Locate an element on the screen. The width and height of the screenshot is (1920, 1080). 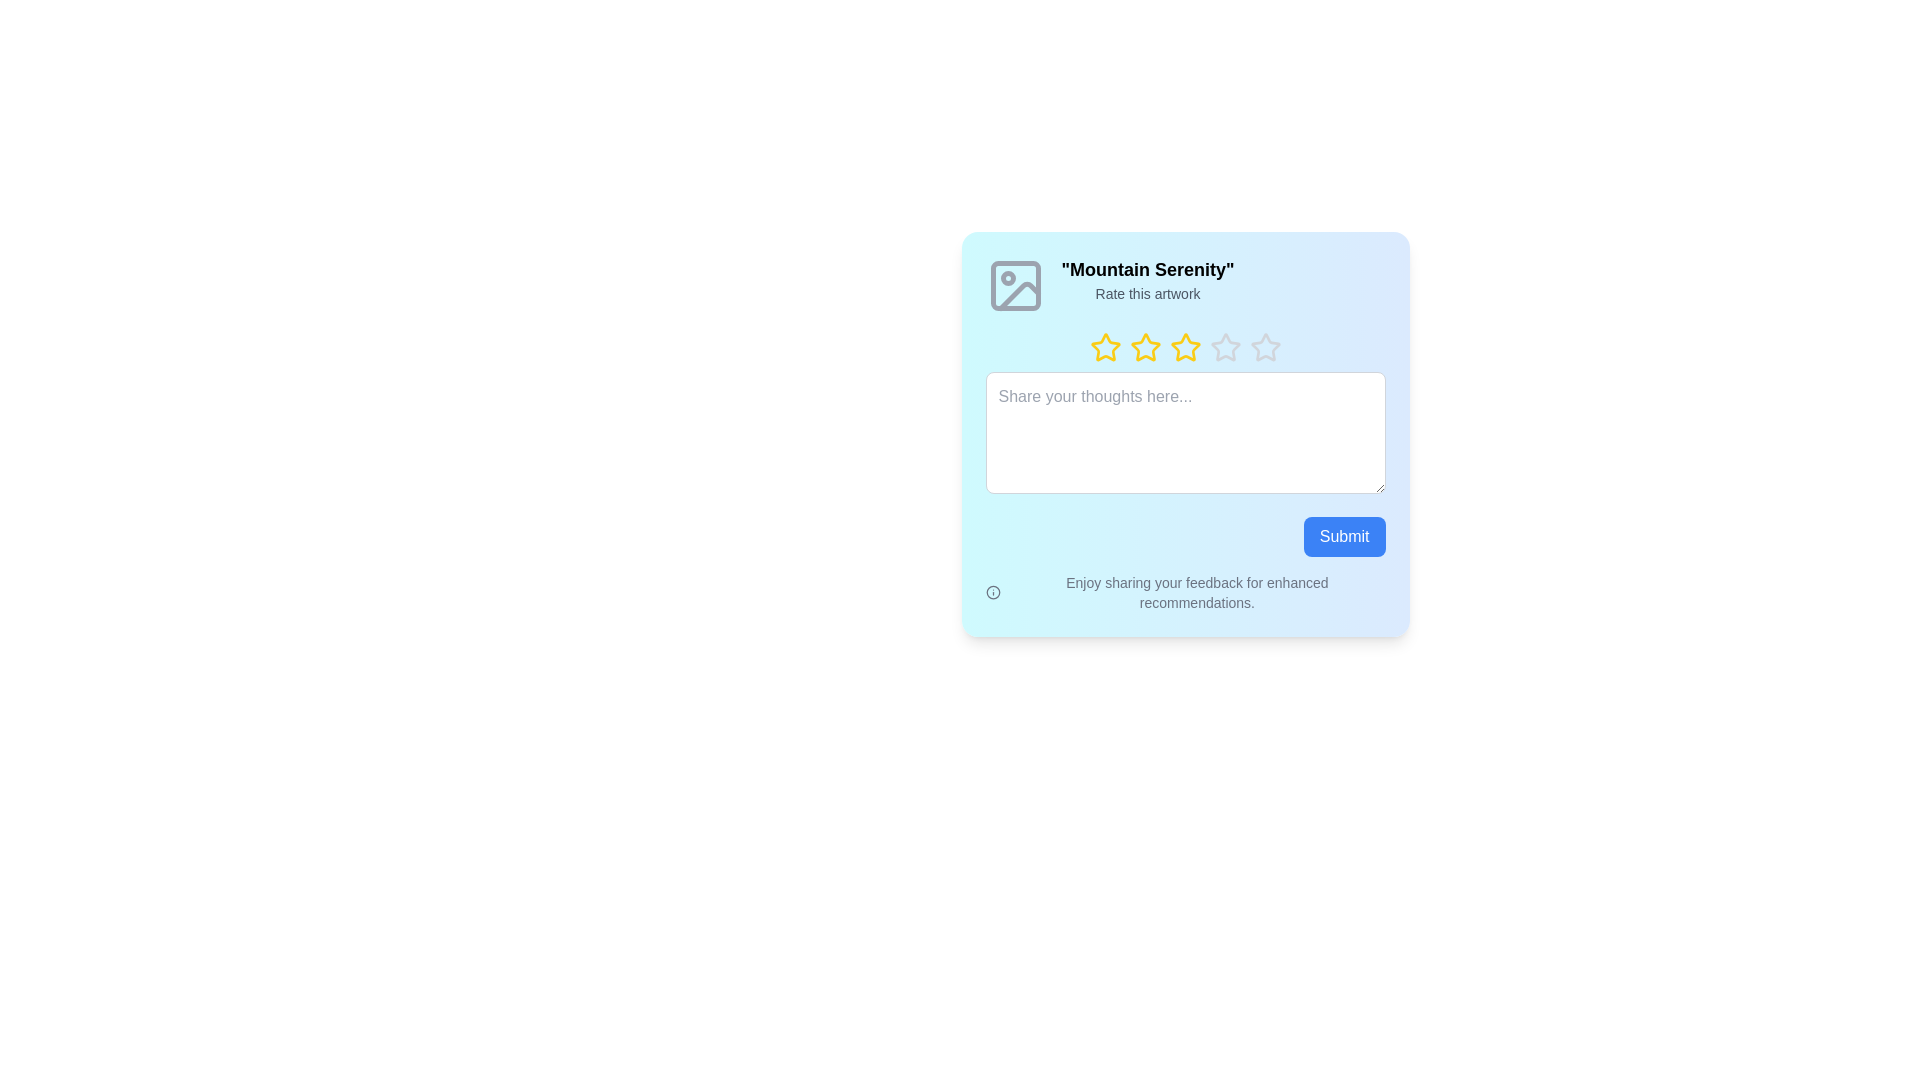
the rating to 1 stars by clicking on the respective star is located at coordinates (1088, 346).